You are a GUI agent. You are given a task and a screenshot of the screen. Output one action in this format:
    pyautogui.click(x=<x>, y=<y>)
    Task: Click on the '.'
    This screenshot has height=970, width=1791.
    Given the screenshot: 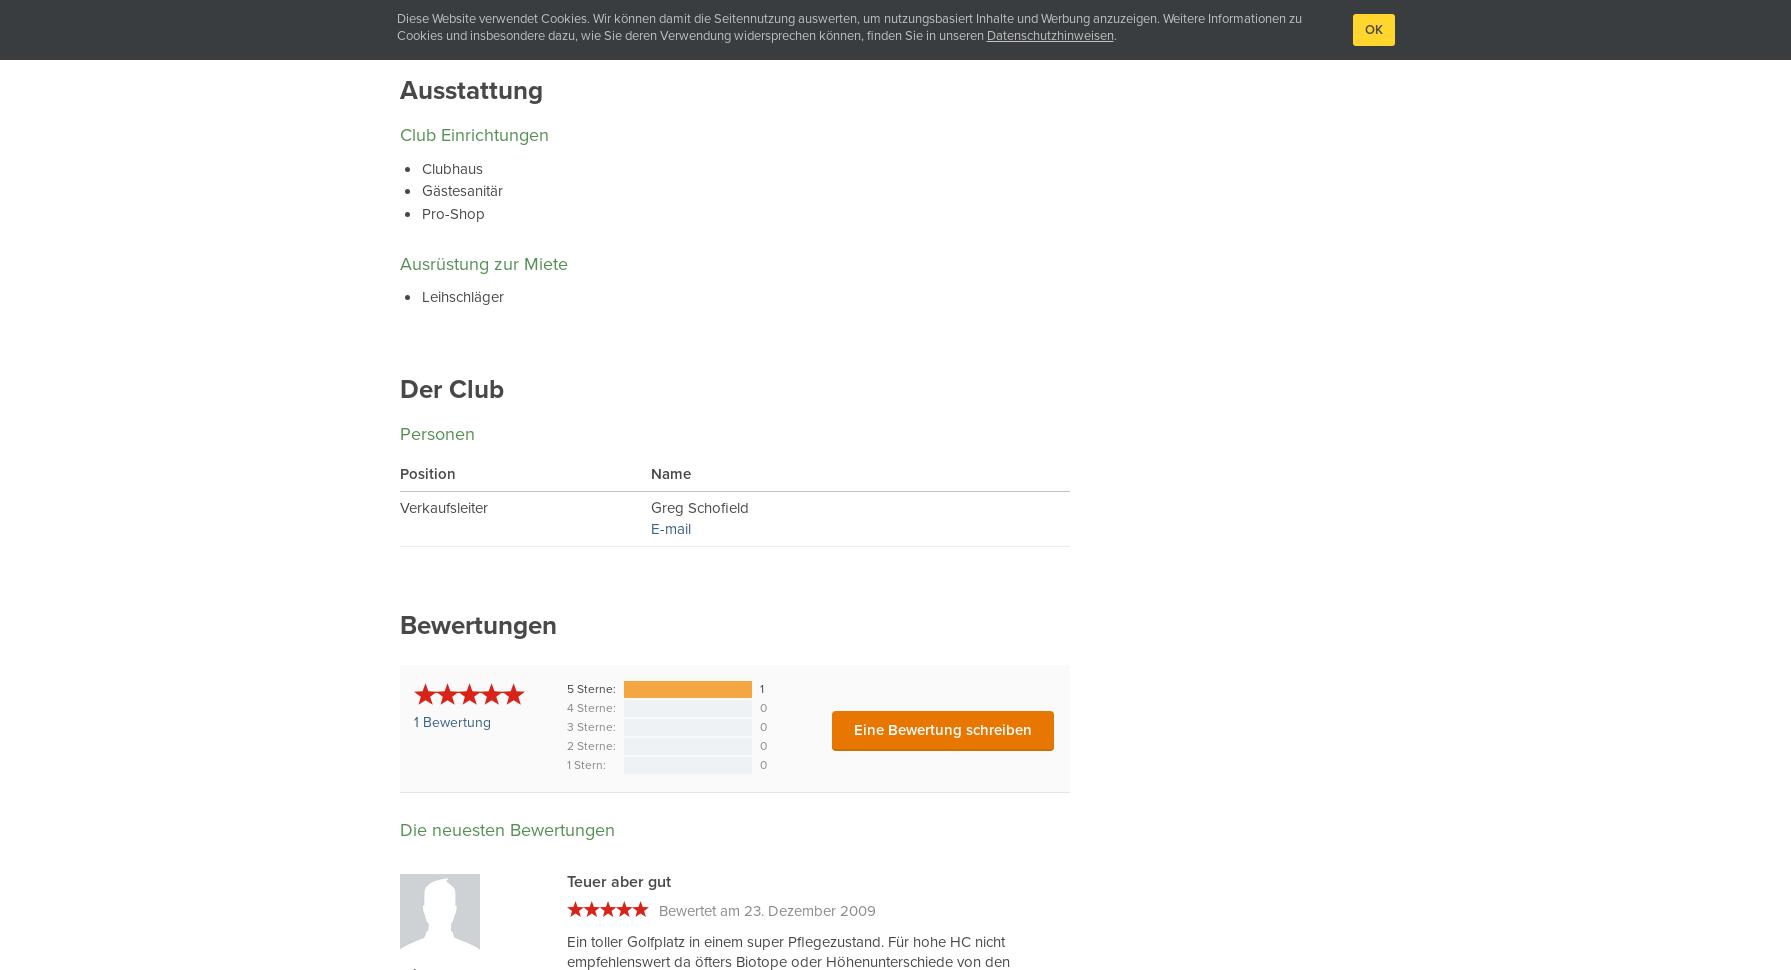 What is the action you would take?
    pyautogui.click(x=1113, y=35)
    